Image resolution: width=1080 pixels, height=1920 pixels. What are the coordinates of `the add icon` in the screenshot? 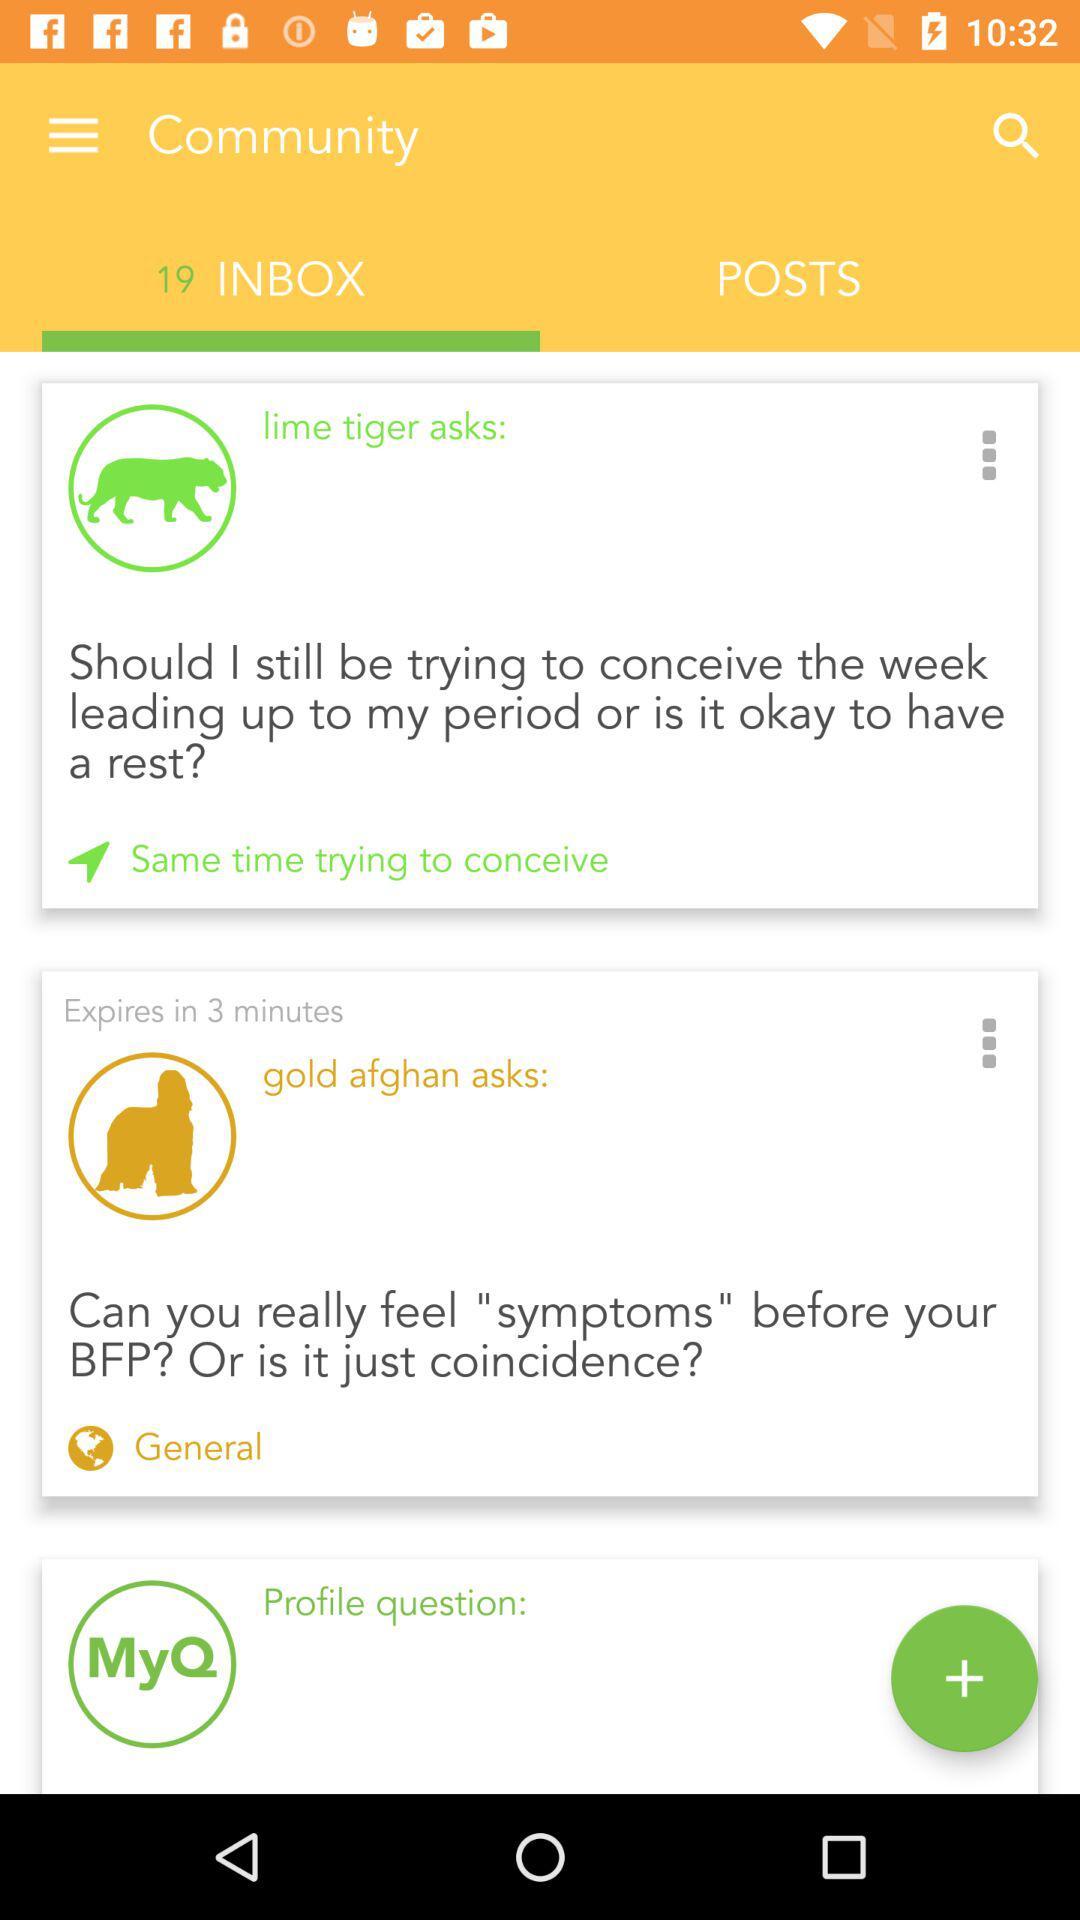 It's located at (963, 1678).